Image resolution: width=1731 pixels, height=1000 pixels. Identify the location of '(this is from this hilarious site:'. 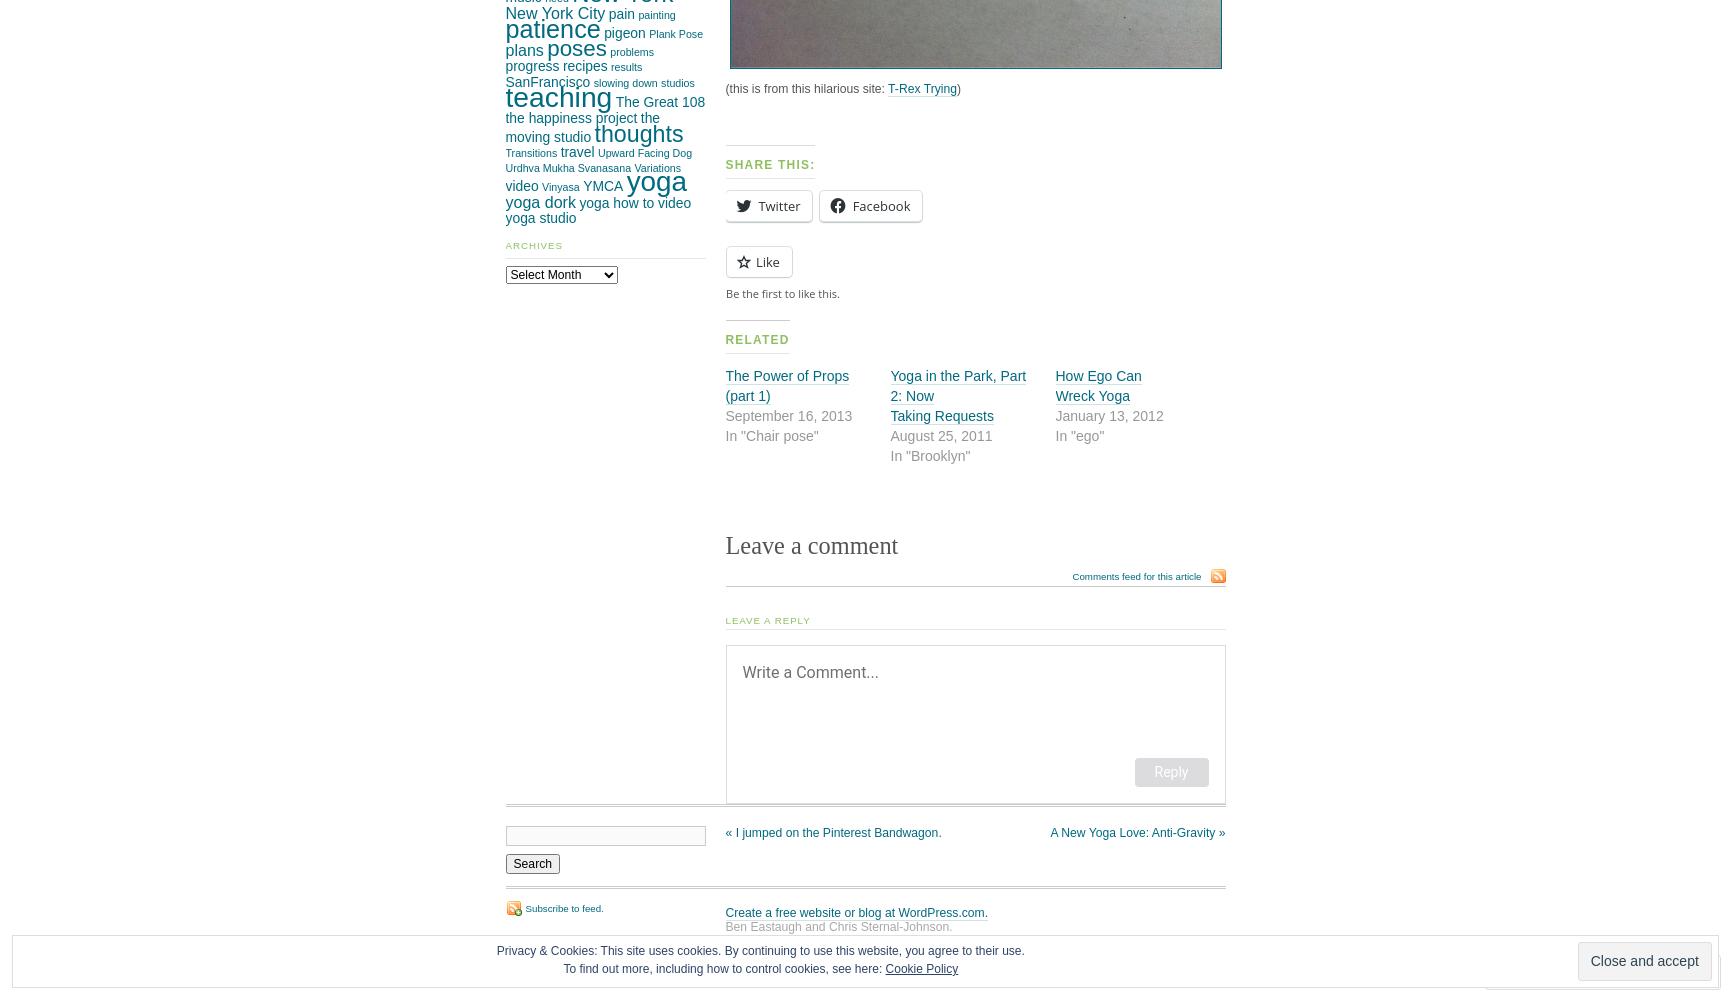
(806, 88).